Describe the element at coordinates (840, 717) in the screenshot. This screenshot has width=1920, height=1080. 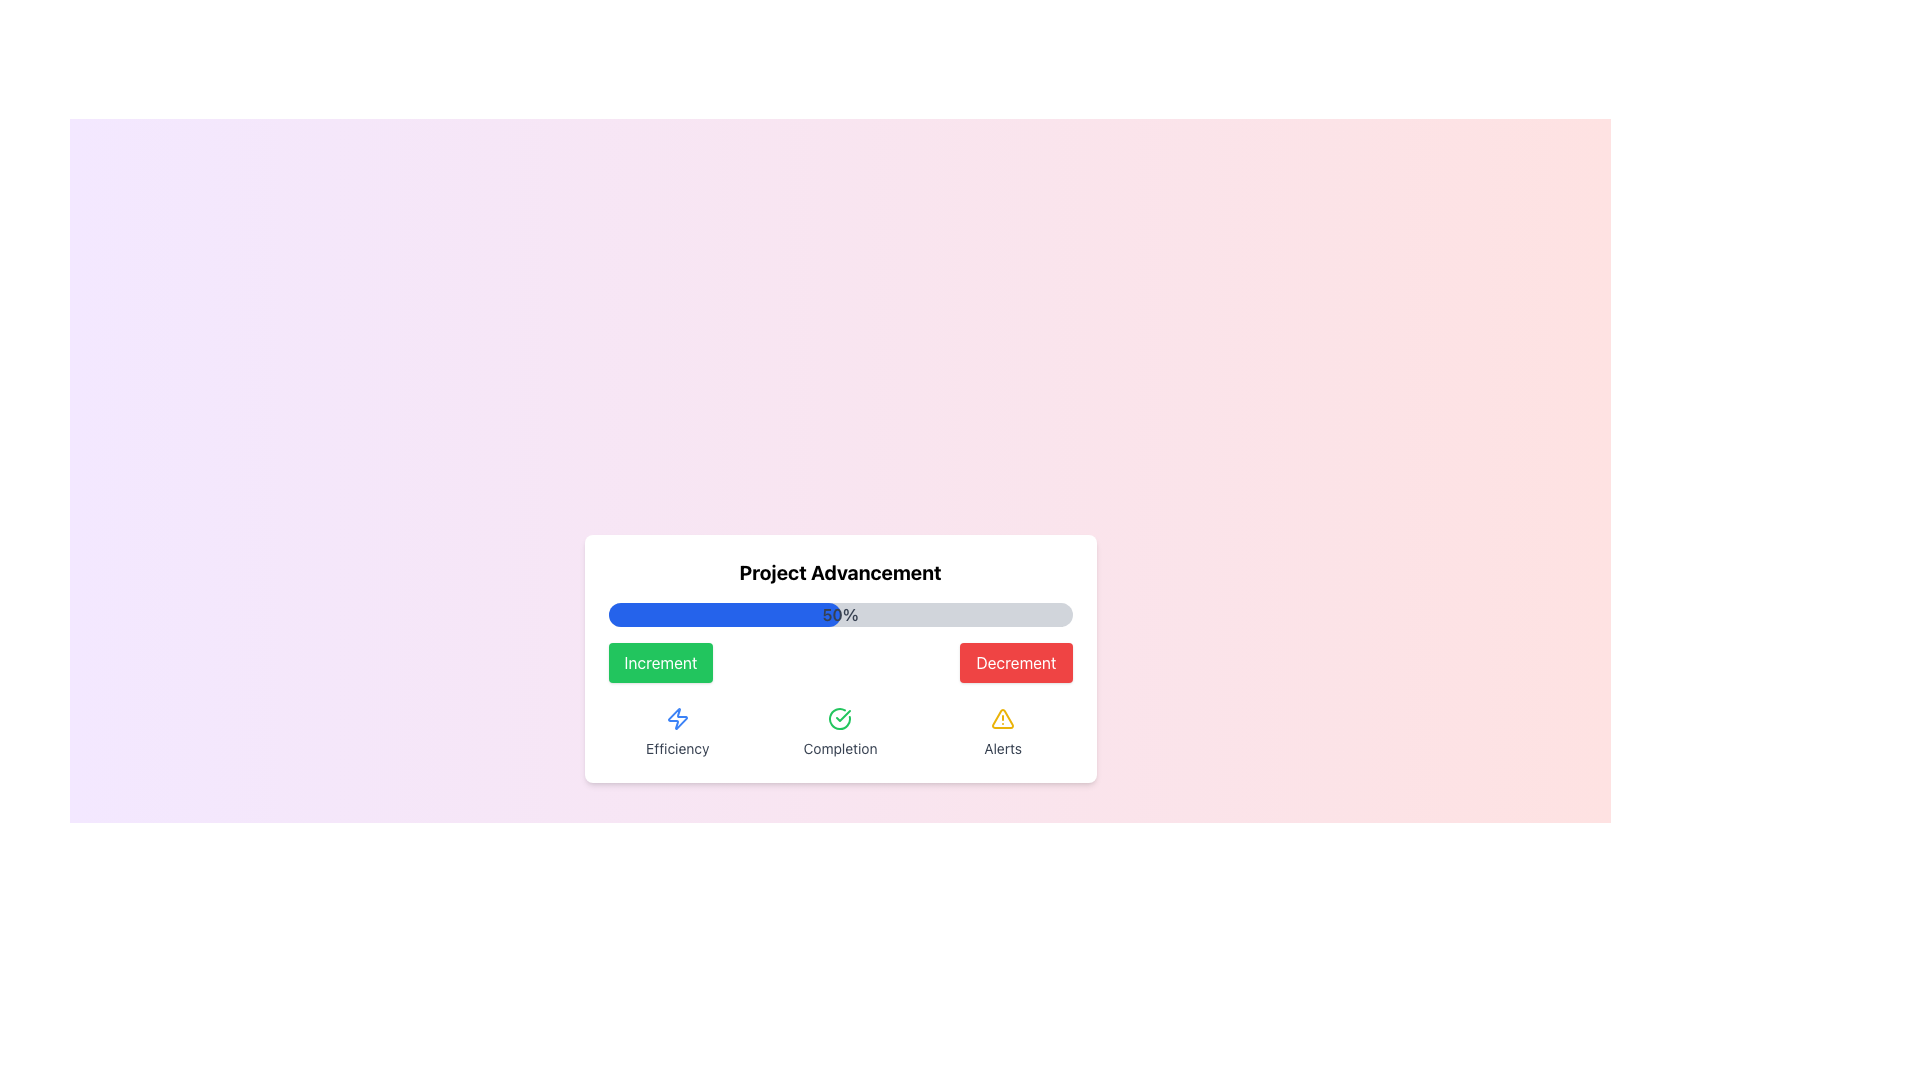
I see `the Status indicating icon located in the lower-middle section of the interface, directly above the label 'Completion' and between the 'Efficiency' and 'Alerts' icons` at that location.